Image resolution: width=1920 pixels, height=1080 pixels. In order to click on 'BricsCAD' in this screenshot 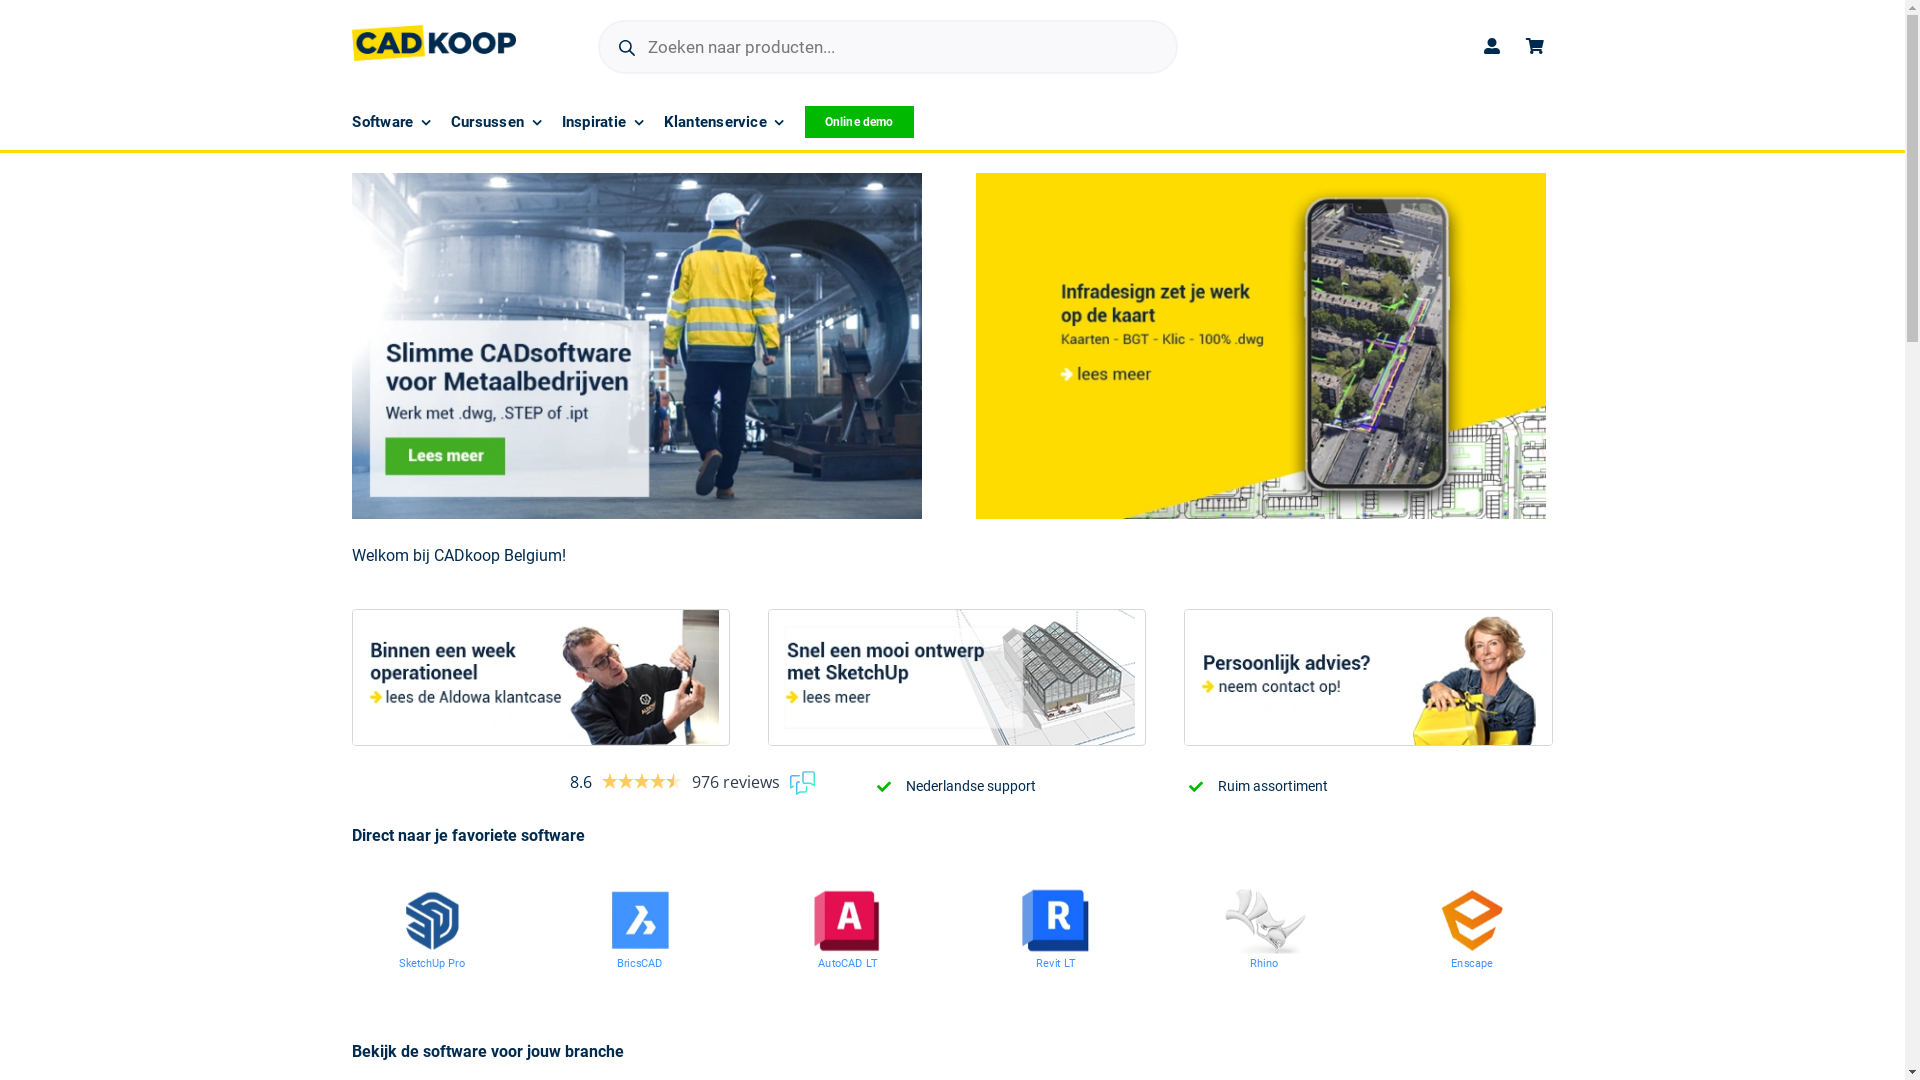, I will do `click(649, 964)`.